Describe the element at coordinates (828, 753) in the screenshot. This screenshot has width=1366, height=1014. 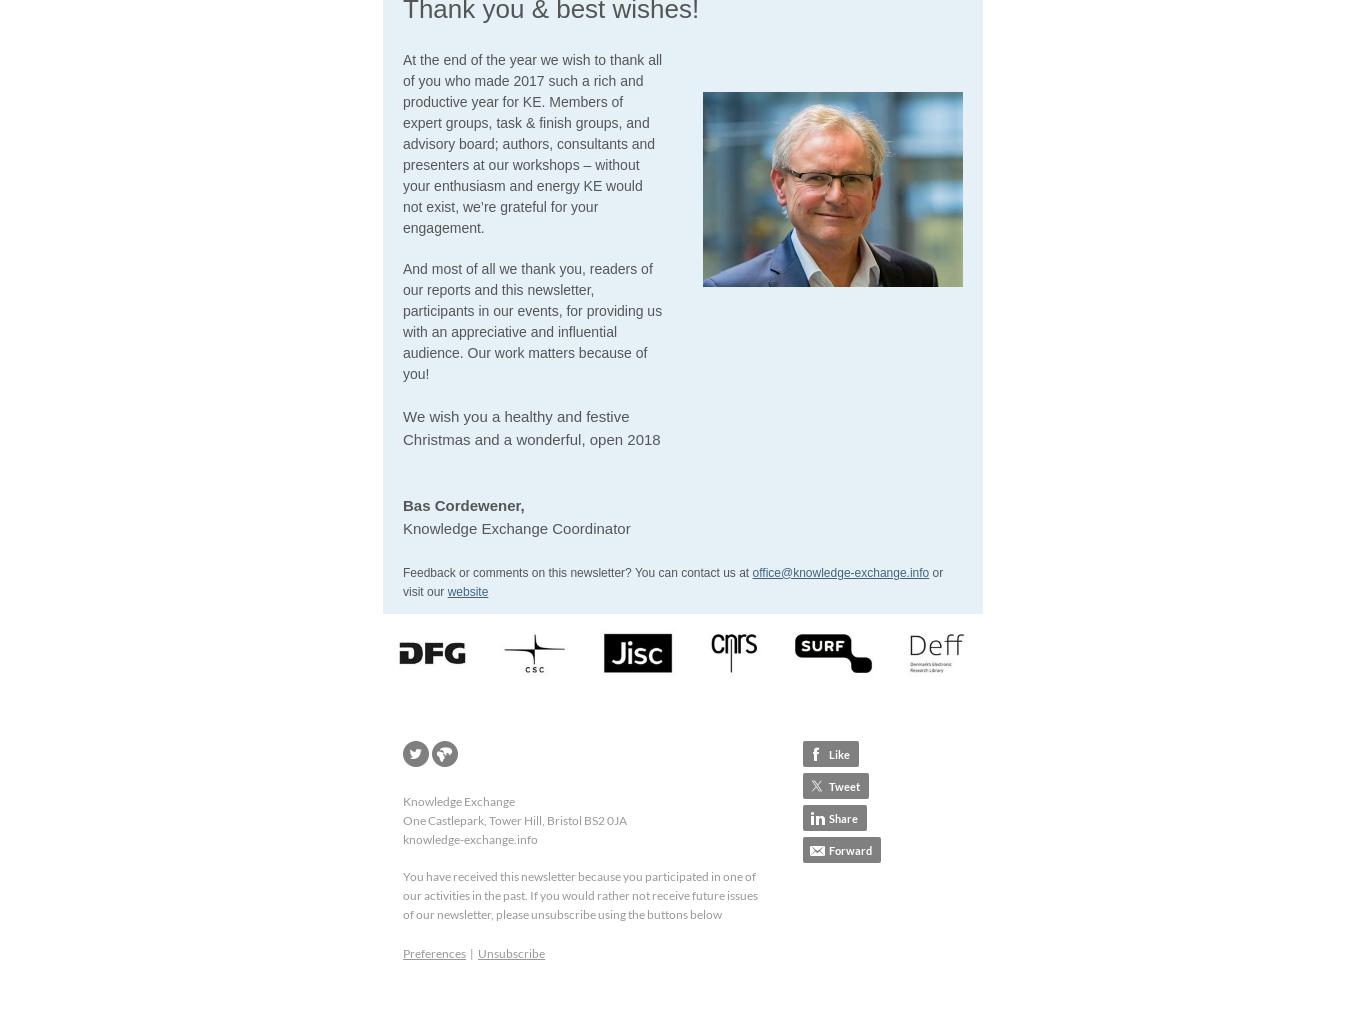
I see `'Like'` at that location.